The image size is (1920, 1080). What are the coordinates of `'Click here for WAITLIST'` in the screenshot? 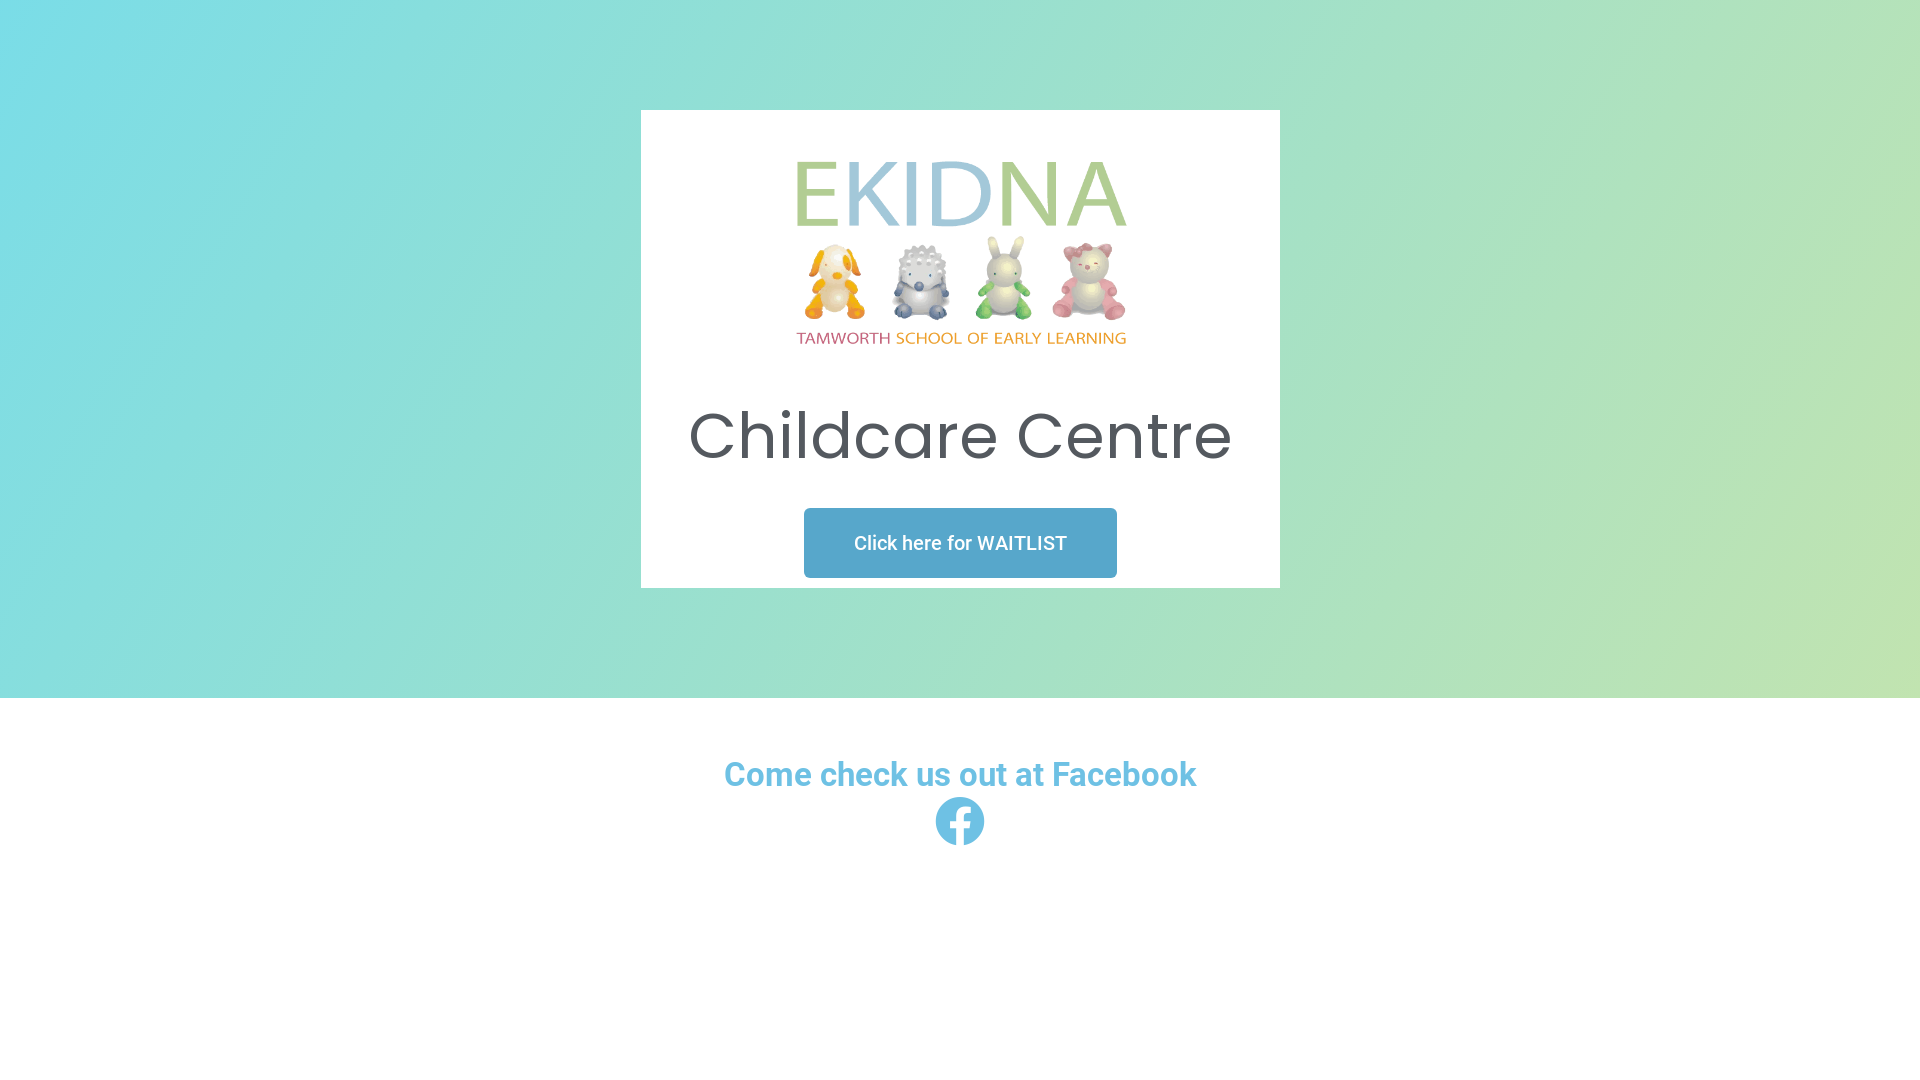 It's located at (960, 543).